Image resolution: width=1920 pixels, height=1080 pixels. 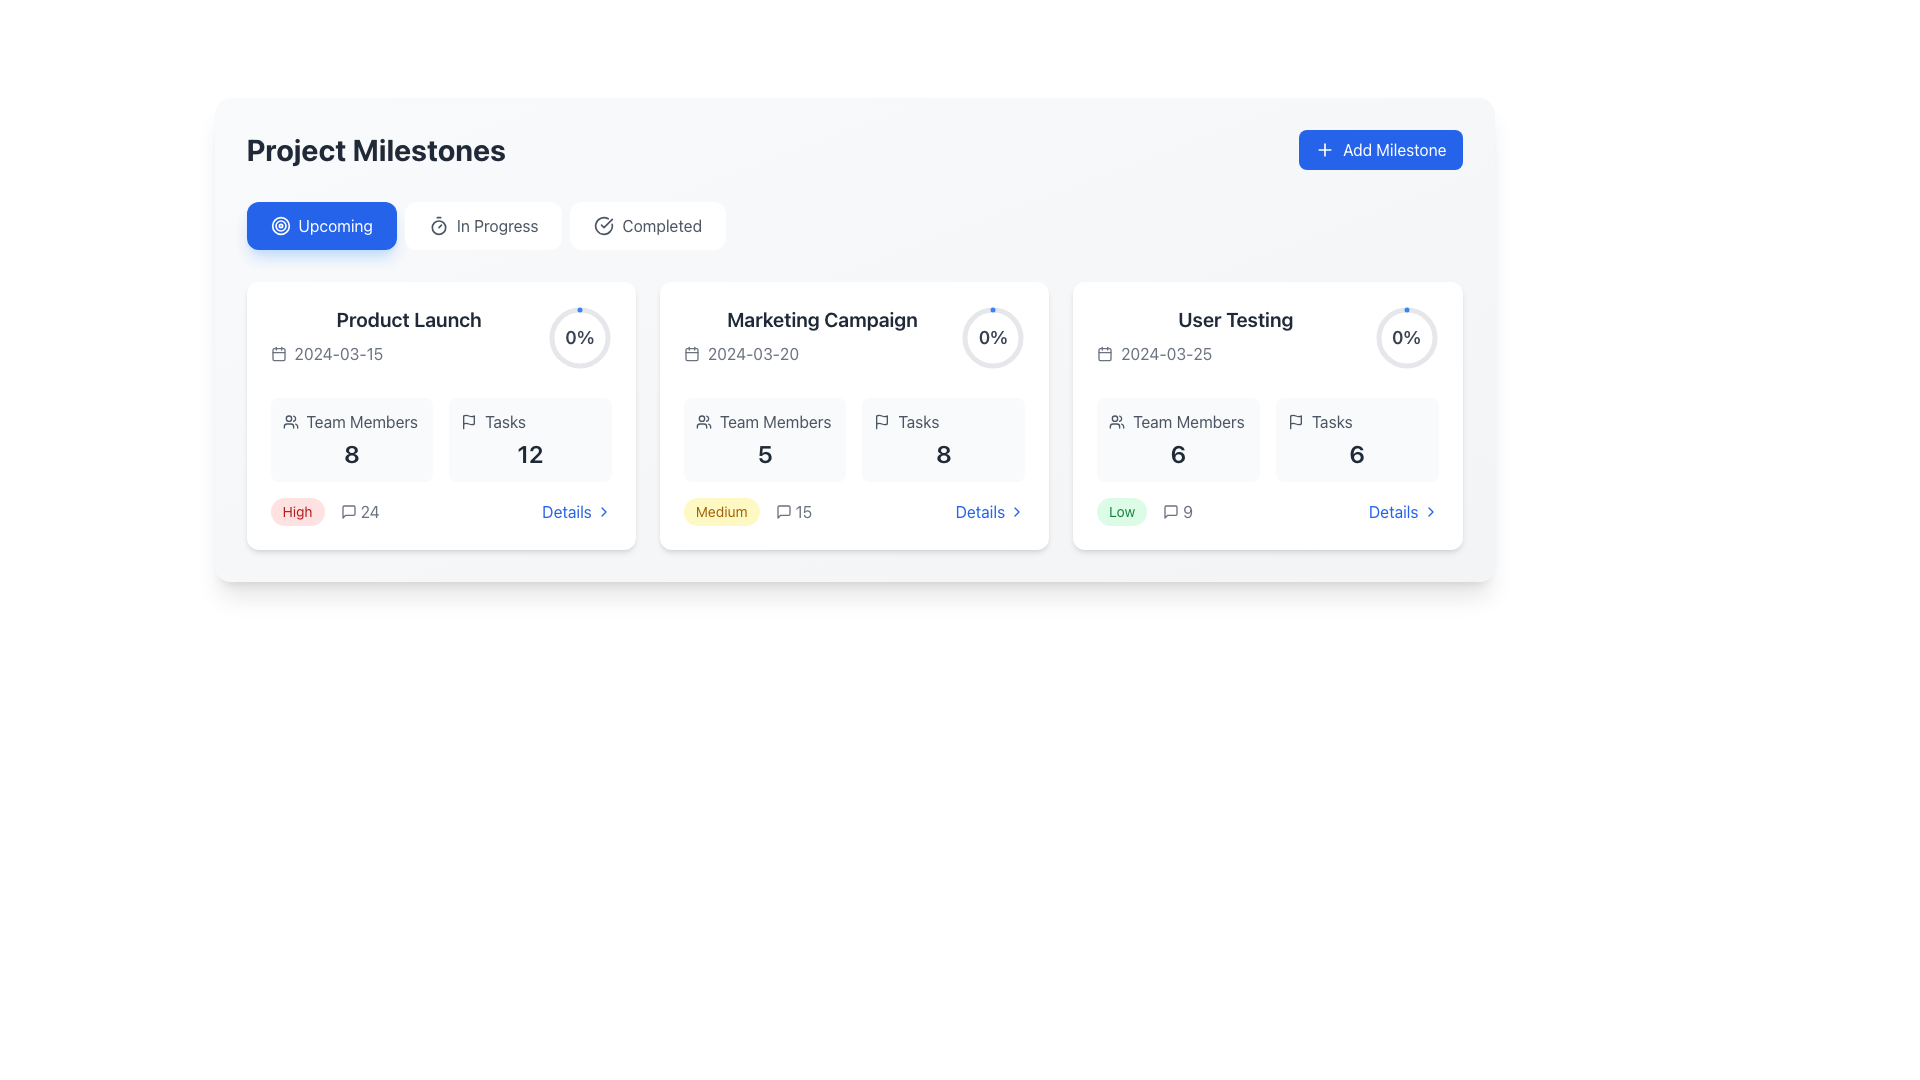 I want to click on the Text label indicating the section for displaying the number of team members associated with 'User Testing', which is positioned above the numeric value '6', so click(x=1178, y=420).